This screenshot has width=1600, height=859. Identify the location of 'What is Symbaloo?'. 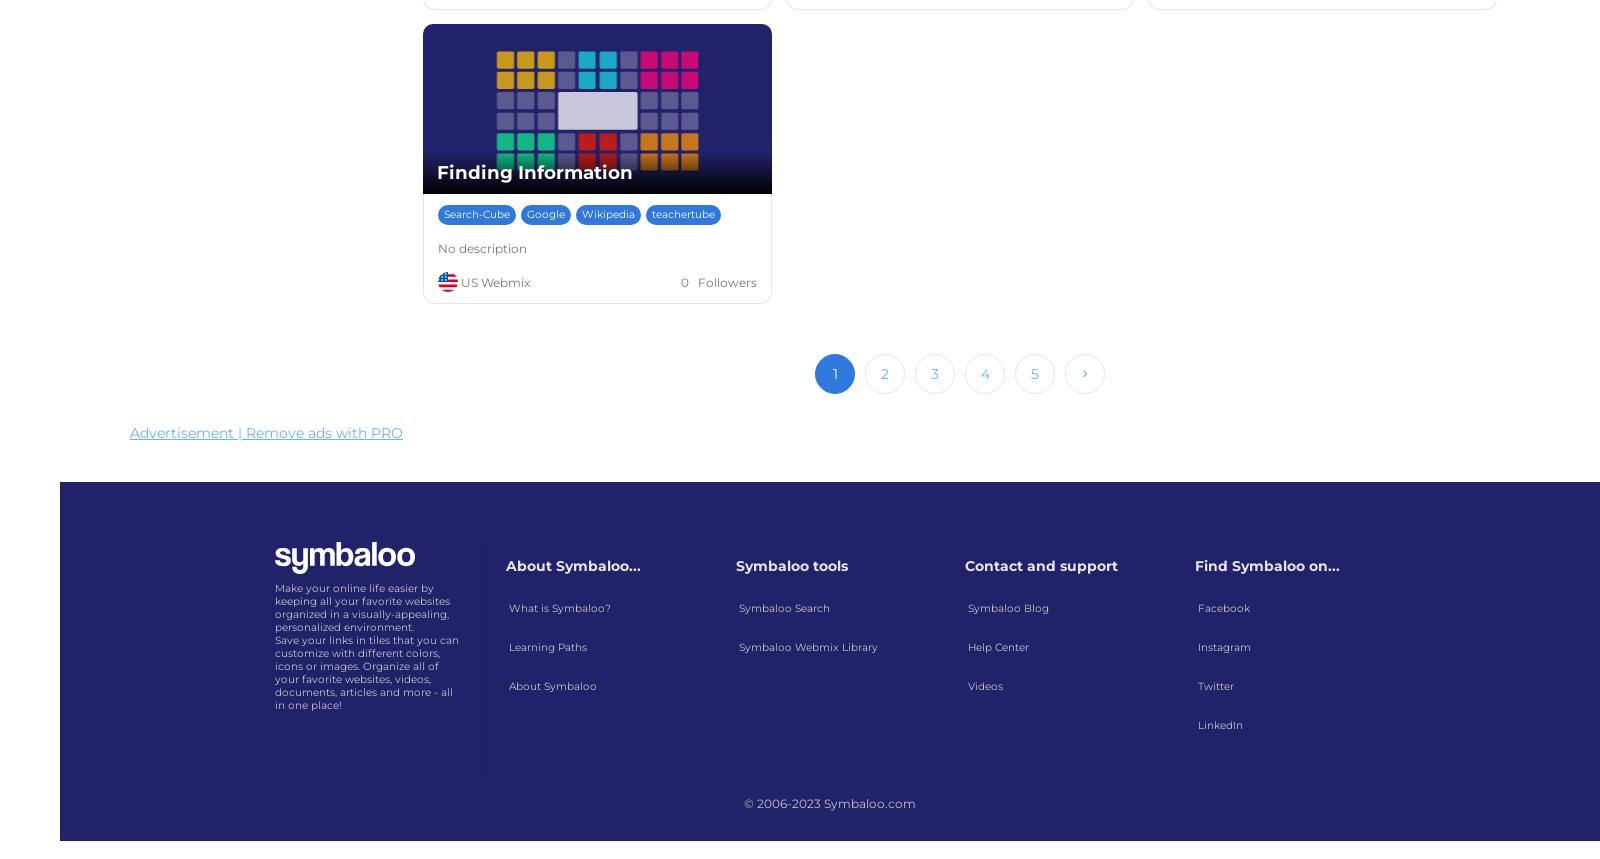
(558, 608).